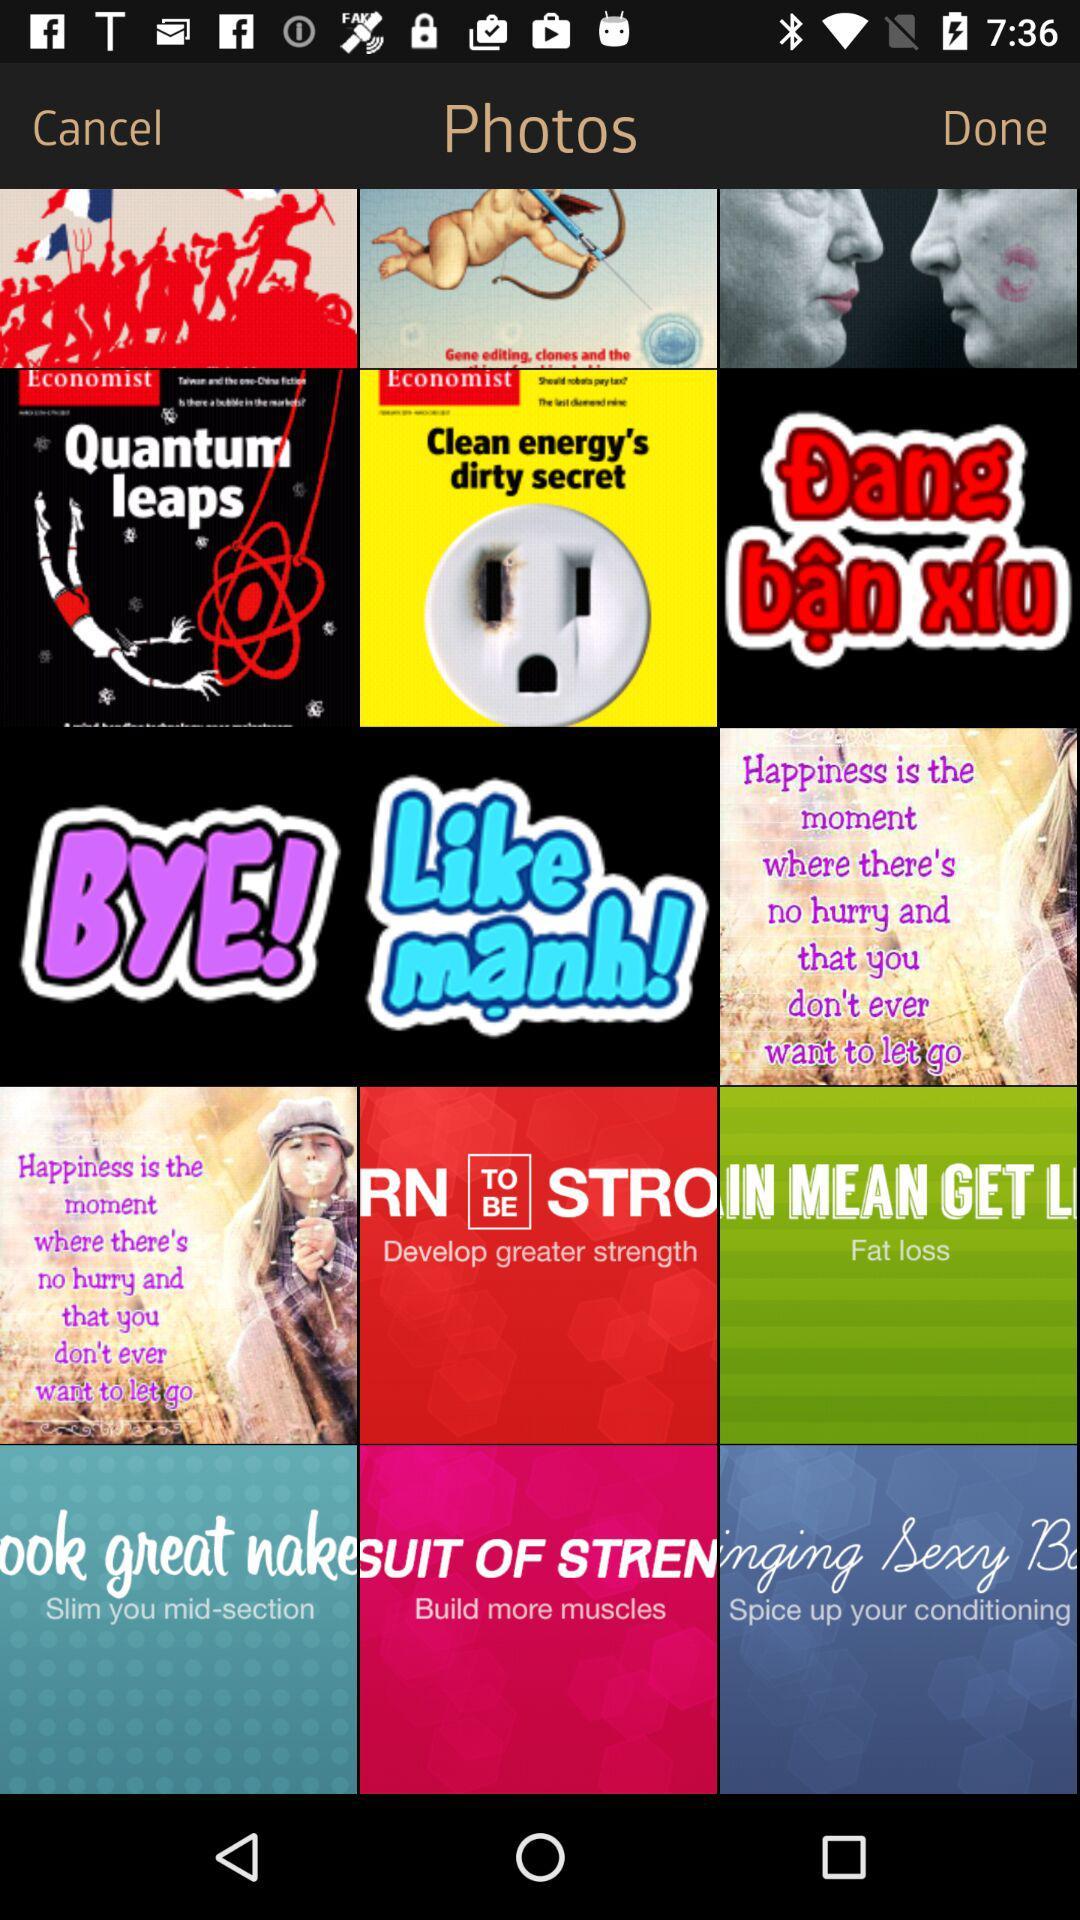 This screenshot has width=1080, height=1920. I want to click on quantum leaps image, so click(177, 548).